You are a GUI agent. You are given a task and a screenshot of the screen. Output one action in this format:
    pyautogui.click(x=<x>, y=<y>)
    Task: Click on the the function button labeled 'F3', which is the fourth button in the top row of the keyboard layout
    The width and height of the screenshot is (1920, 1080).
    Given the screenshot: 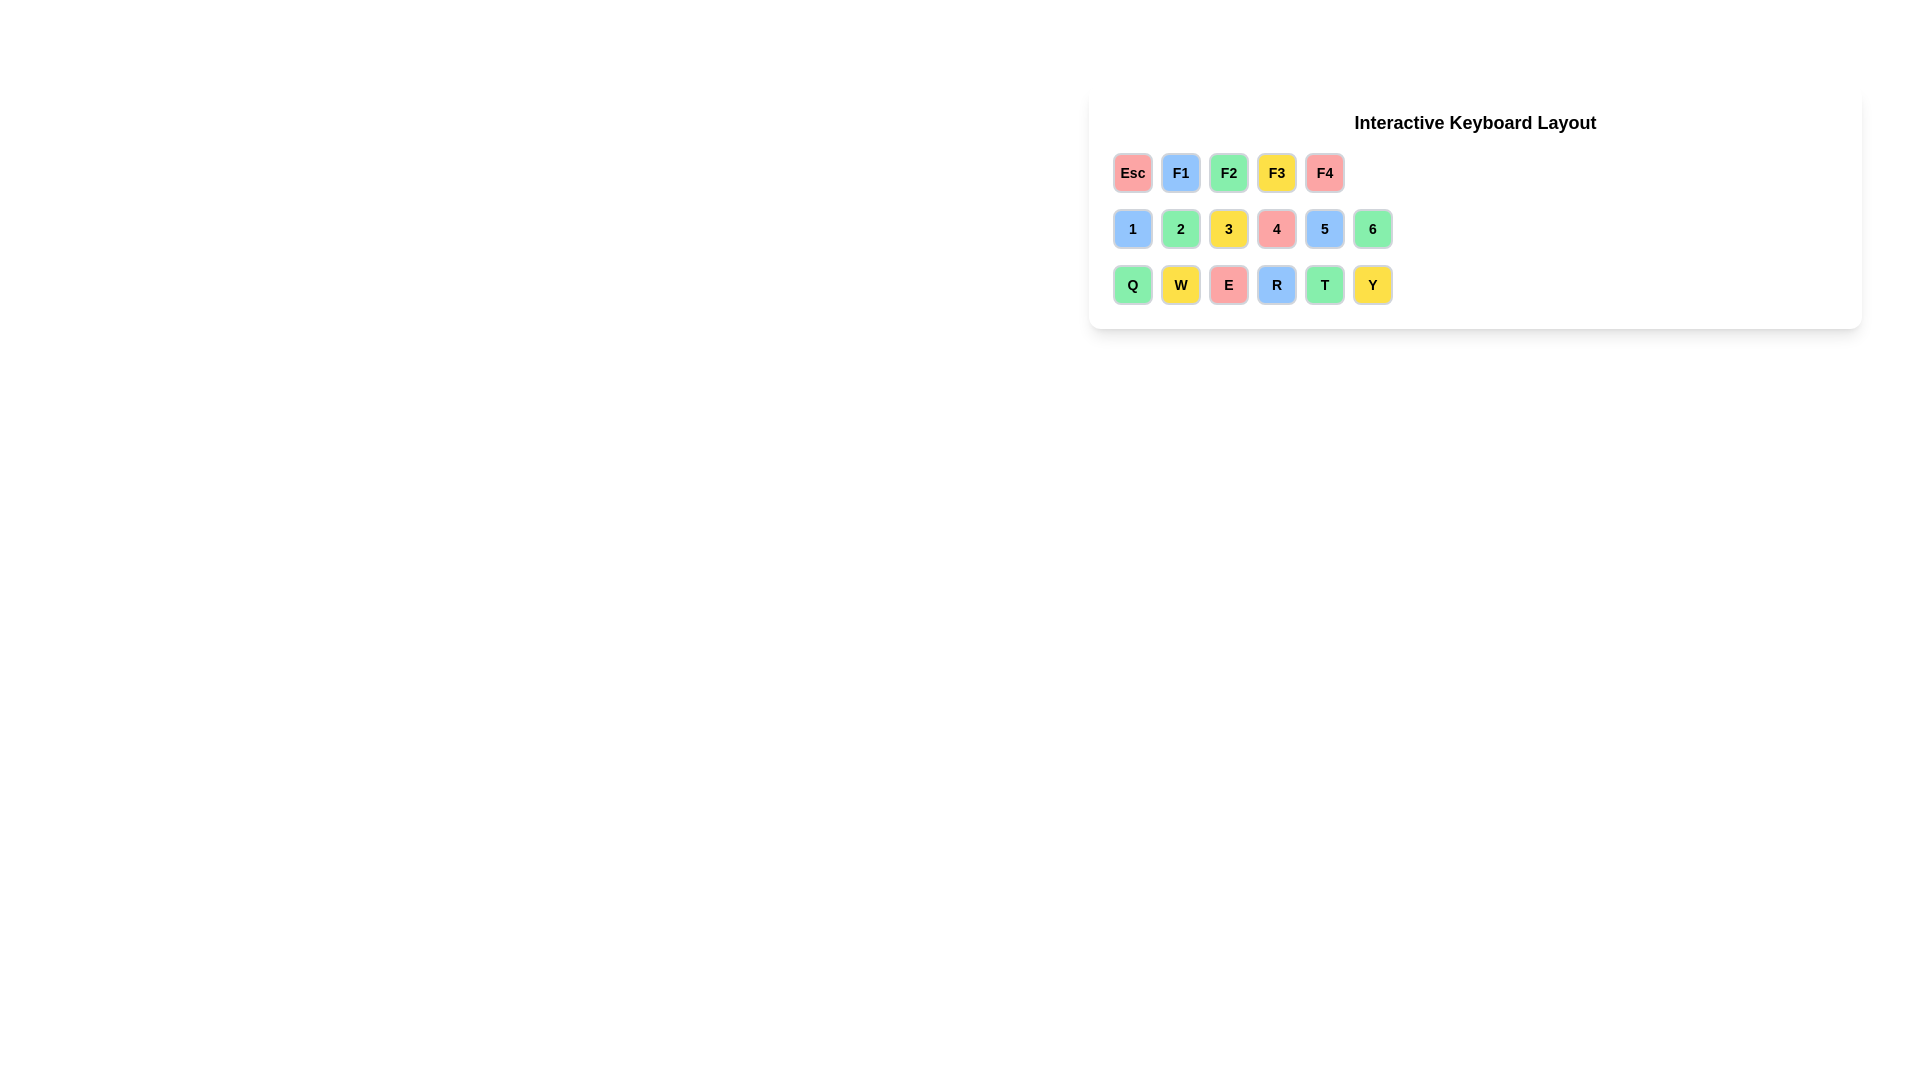 What is the action you would take?
    pyautogui.click(x=1275, y=172)
    